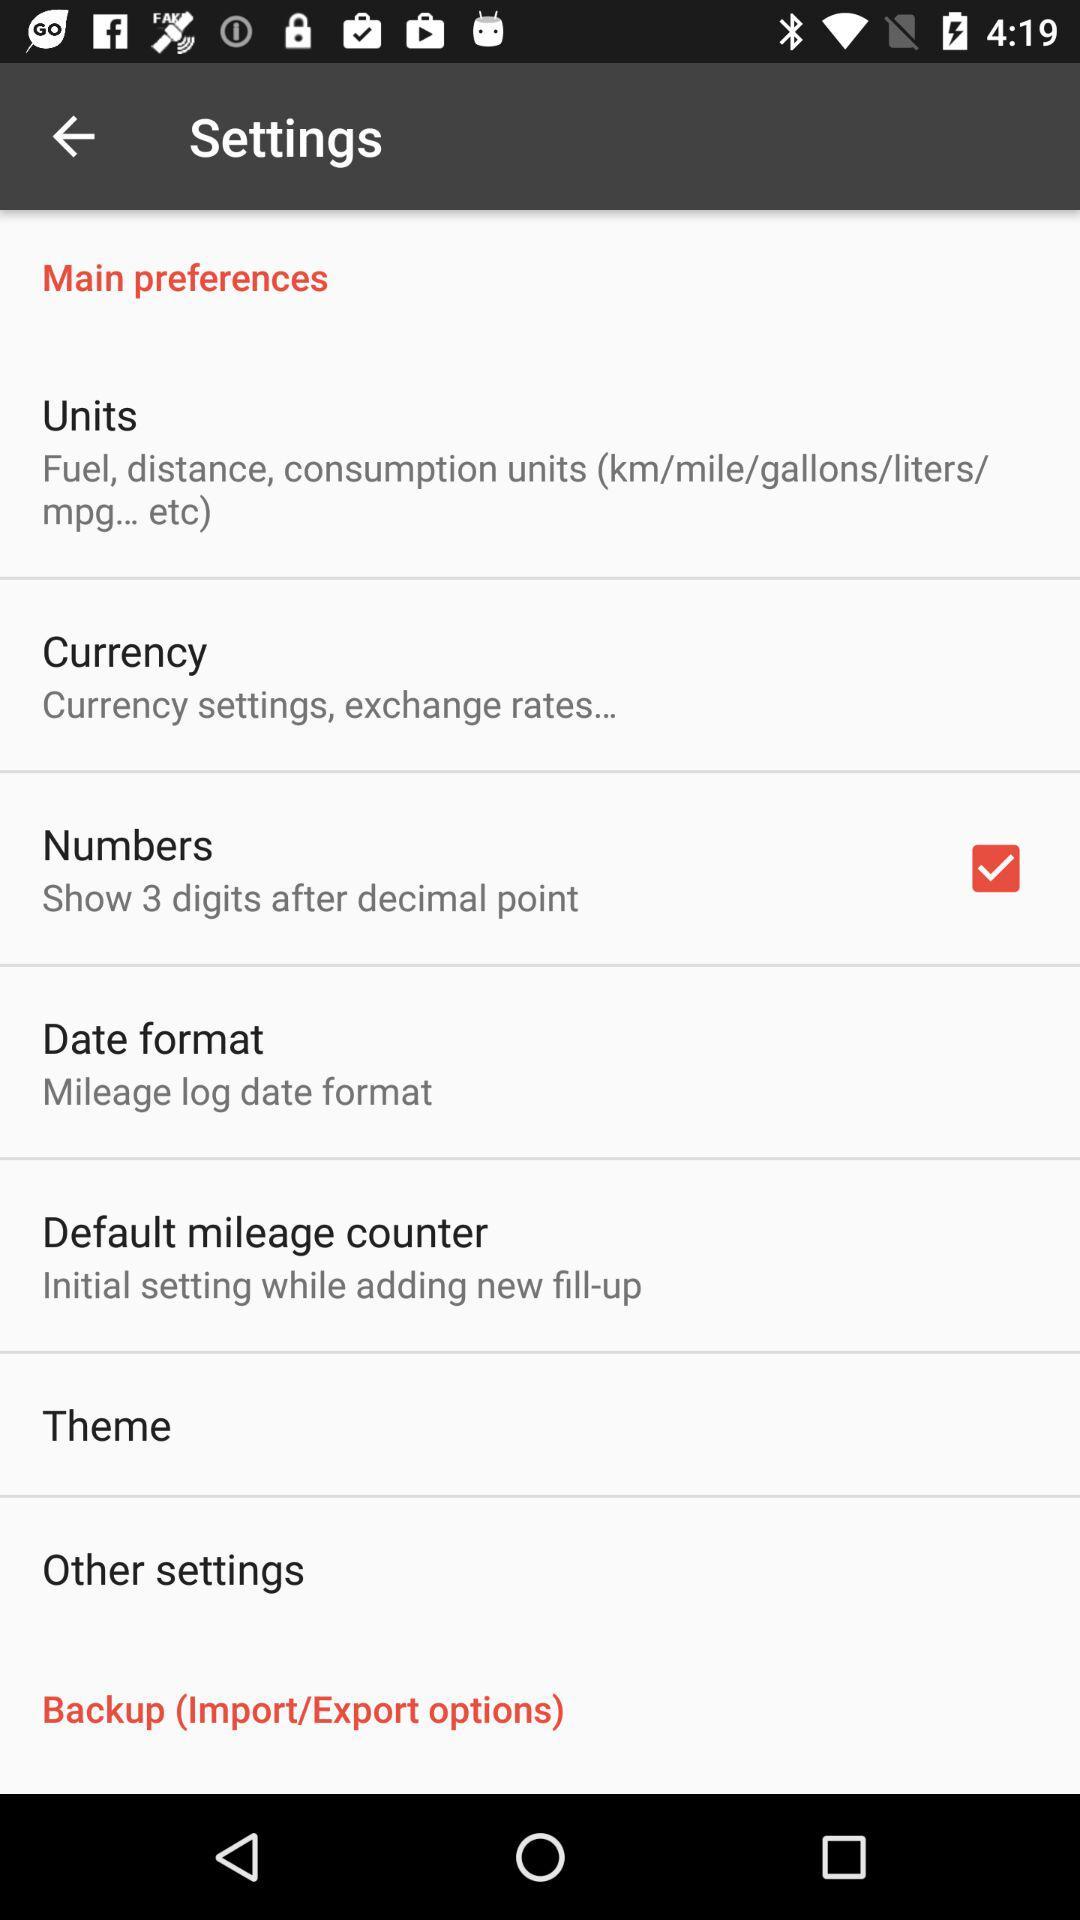 Image resolution: width=1080 pixels, height=1920 pixels. What do you see at coordinates (72, 135) in the screenshot?
I see `the item next to the settings icon` at bounding box center [72, 135].